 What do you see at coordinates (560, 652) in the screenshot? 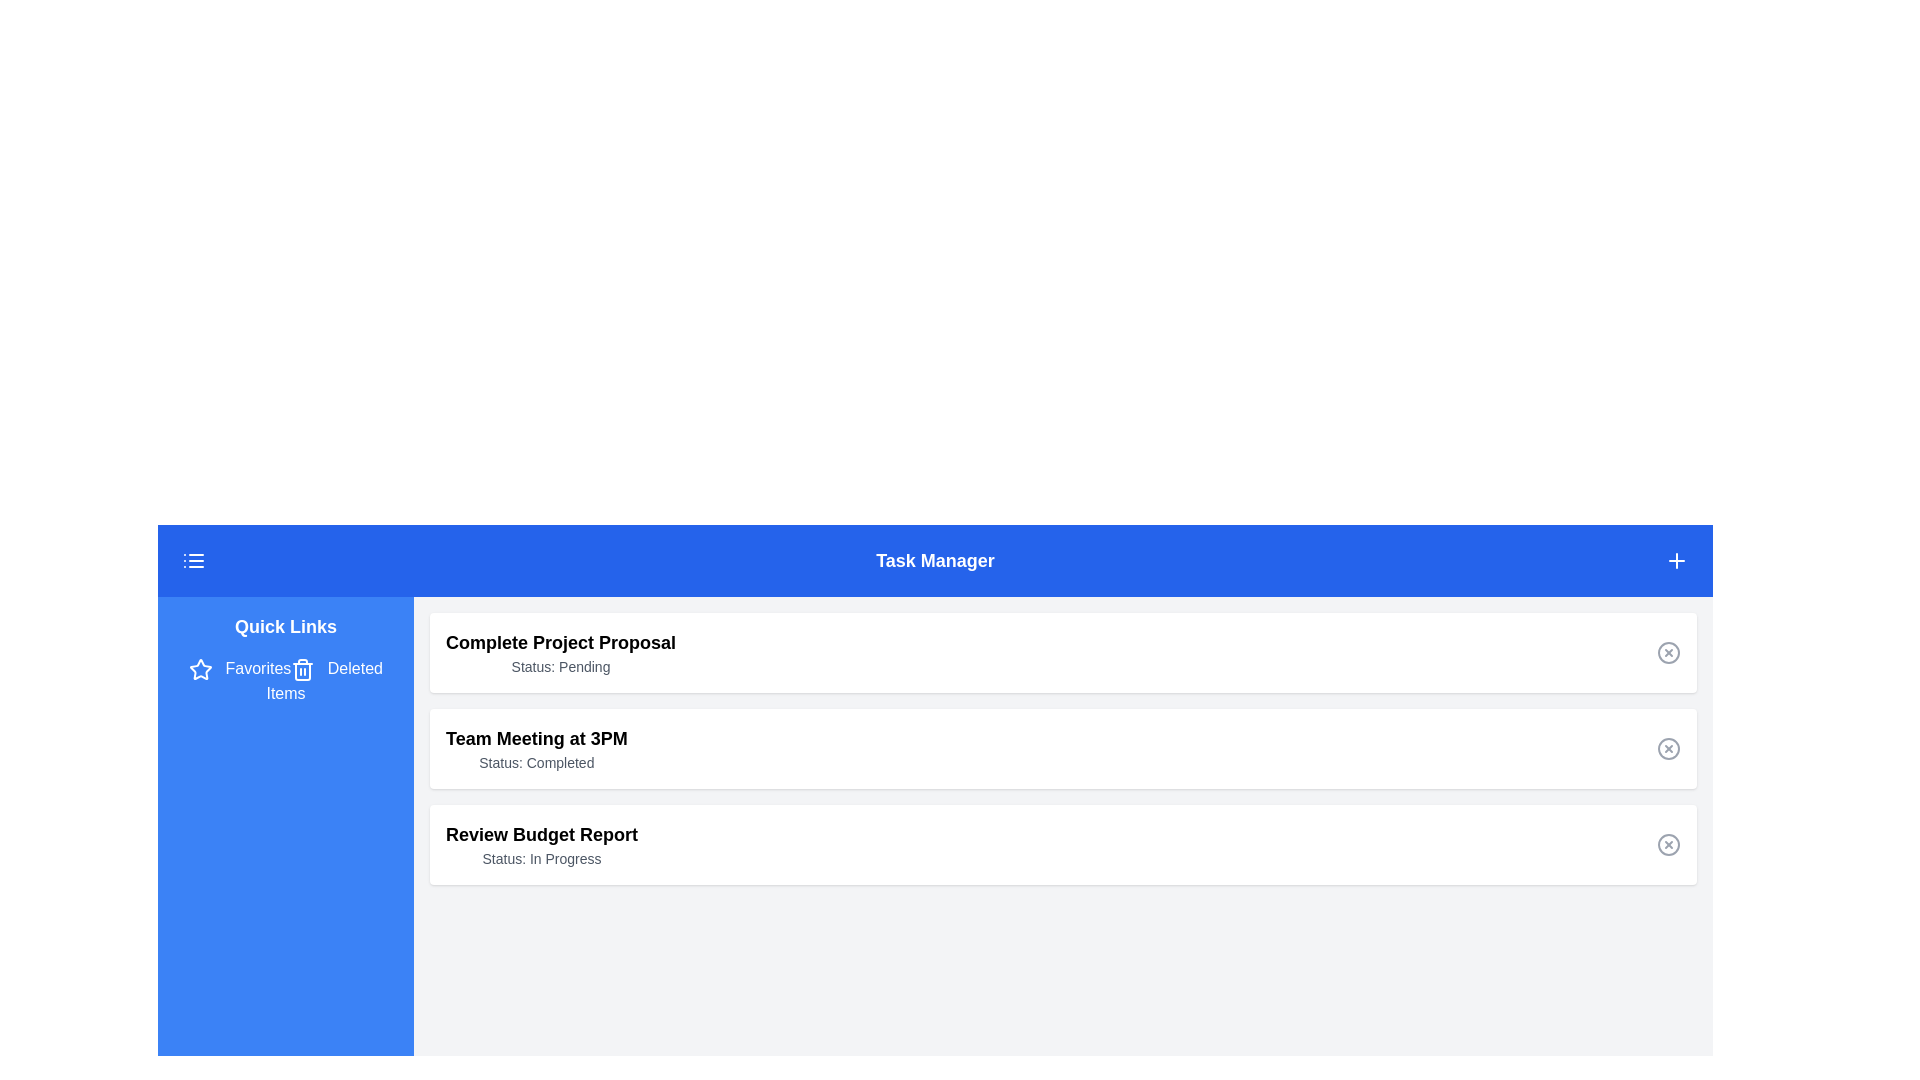
I see `the Informational text block displaying the title 'Complete Project Proposal' and the status 'Pending', which is the first item in a card-like component below the blue header bar` at bounding box center [560, 652].